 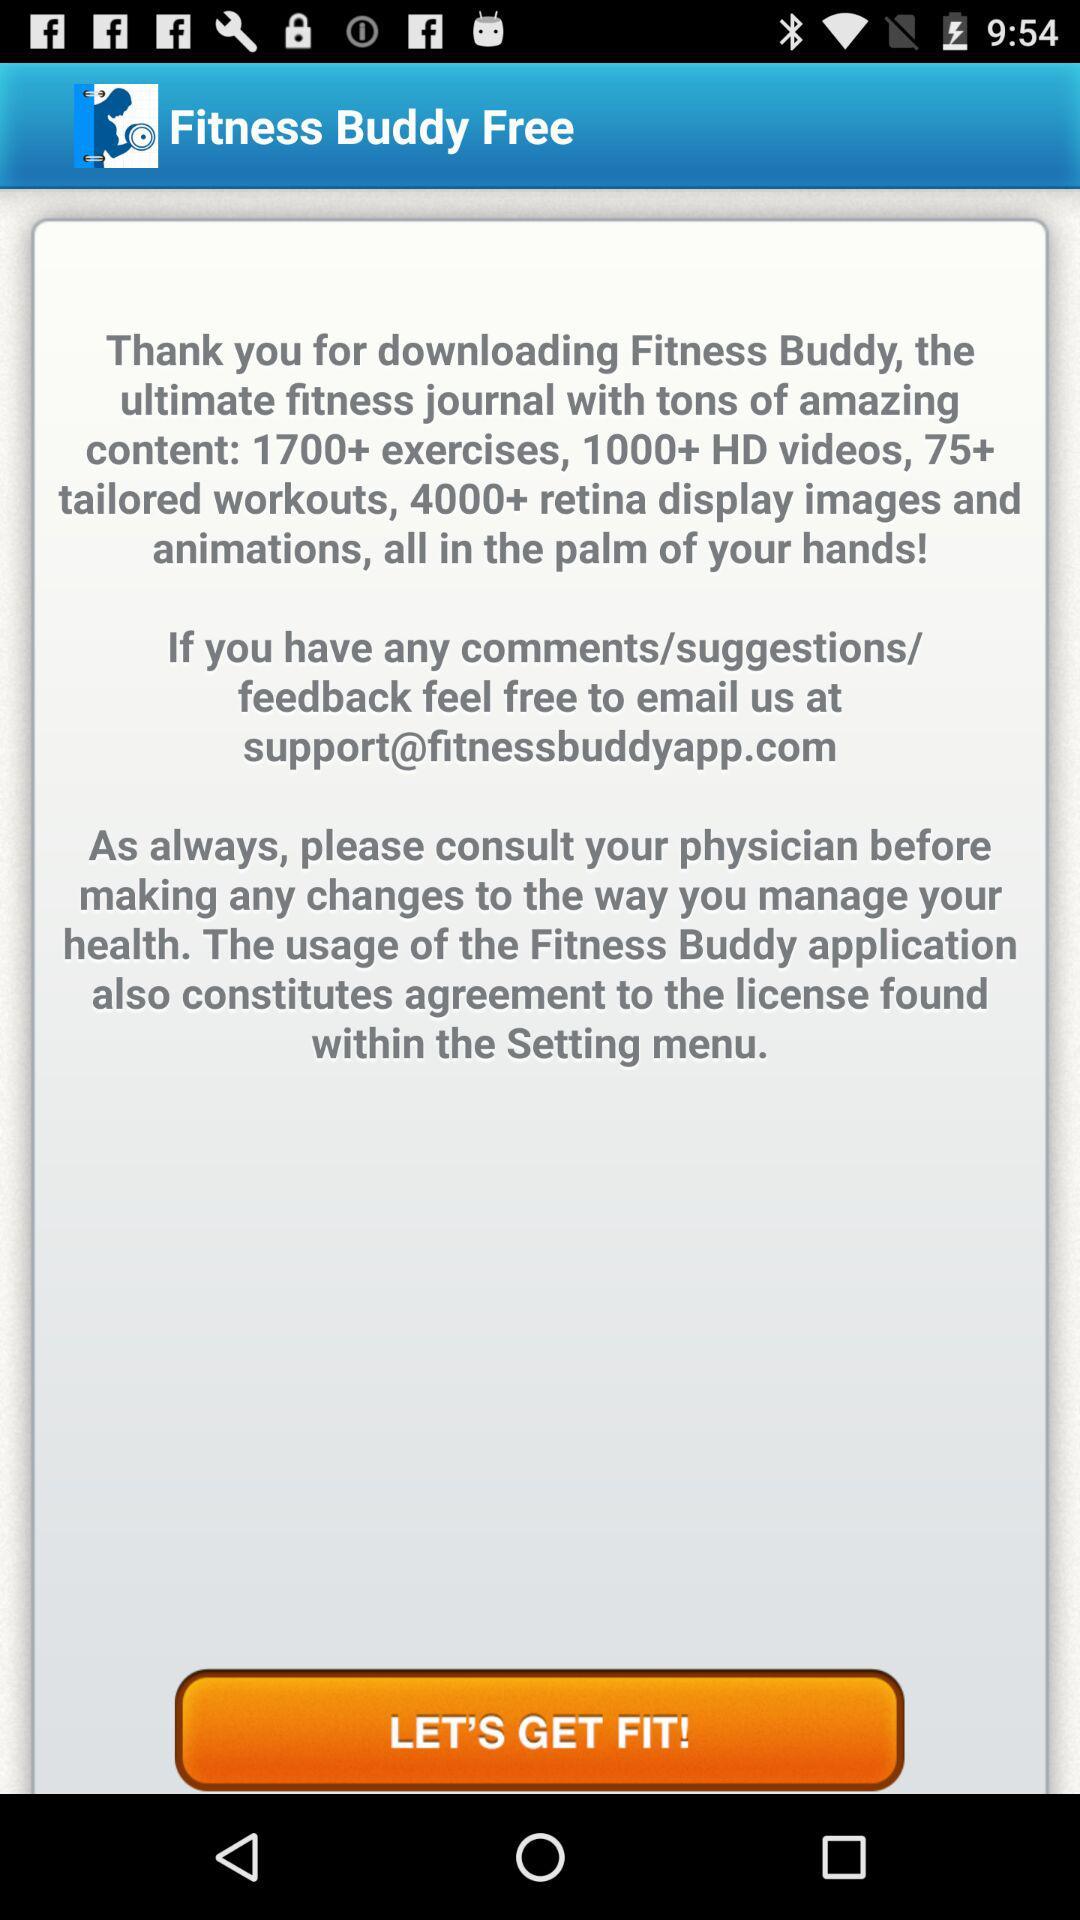 I want to click on app below thank you for app, so click(x=538, y=1730).